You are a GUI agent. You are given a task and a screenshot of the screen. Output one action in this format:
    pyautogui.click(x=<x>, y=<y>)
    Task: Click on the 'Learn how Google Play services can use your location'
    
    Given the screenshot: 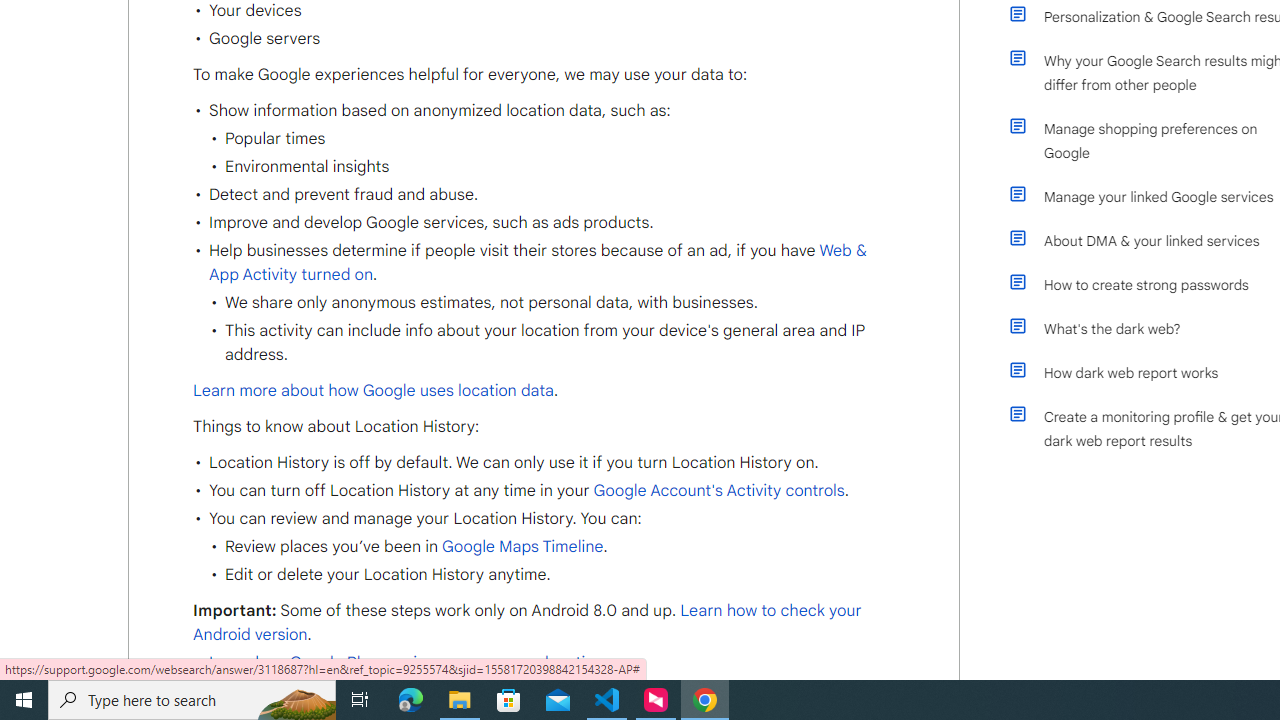 What is the action you would take?
    pyautogui.click(x=405, y=663)
    